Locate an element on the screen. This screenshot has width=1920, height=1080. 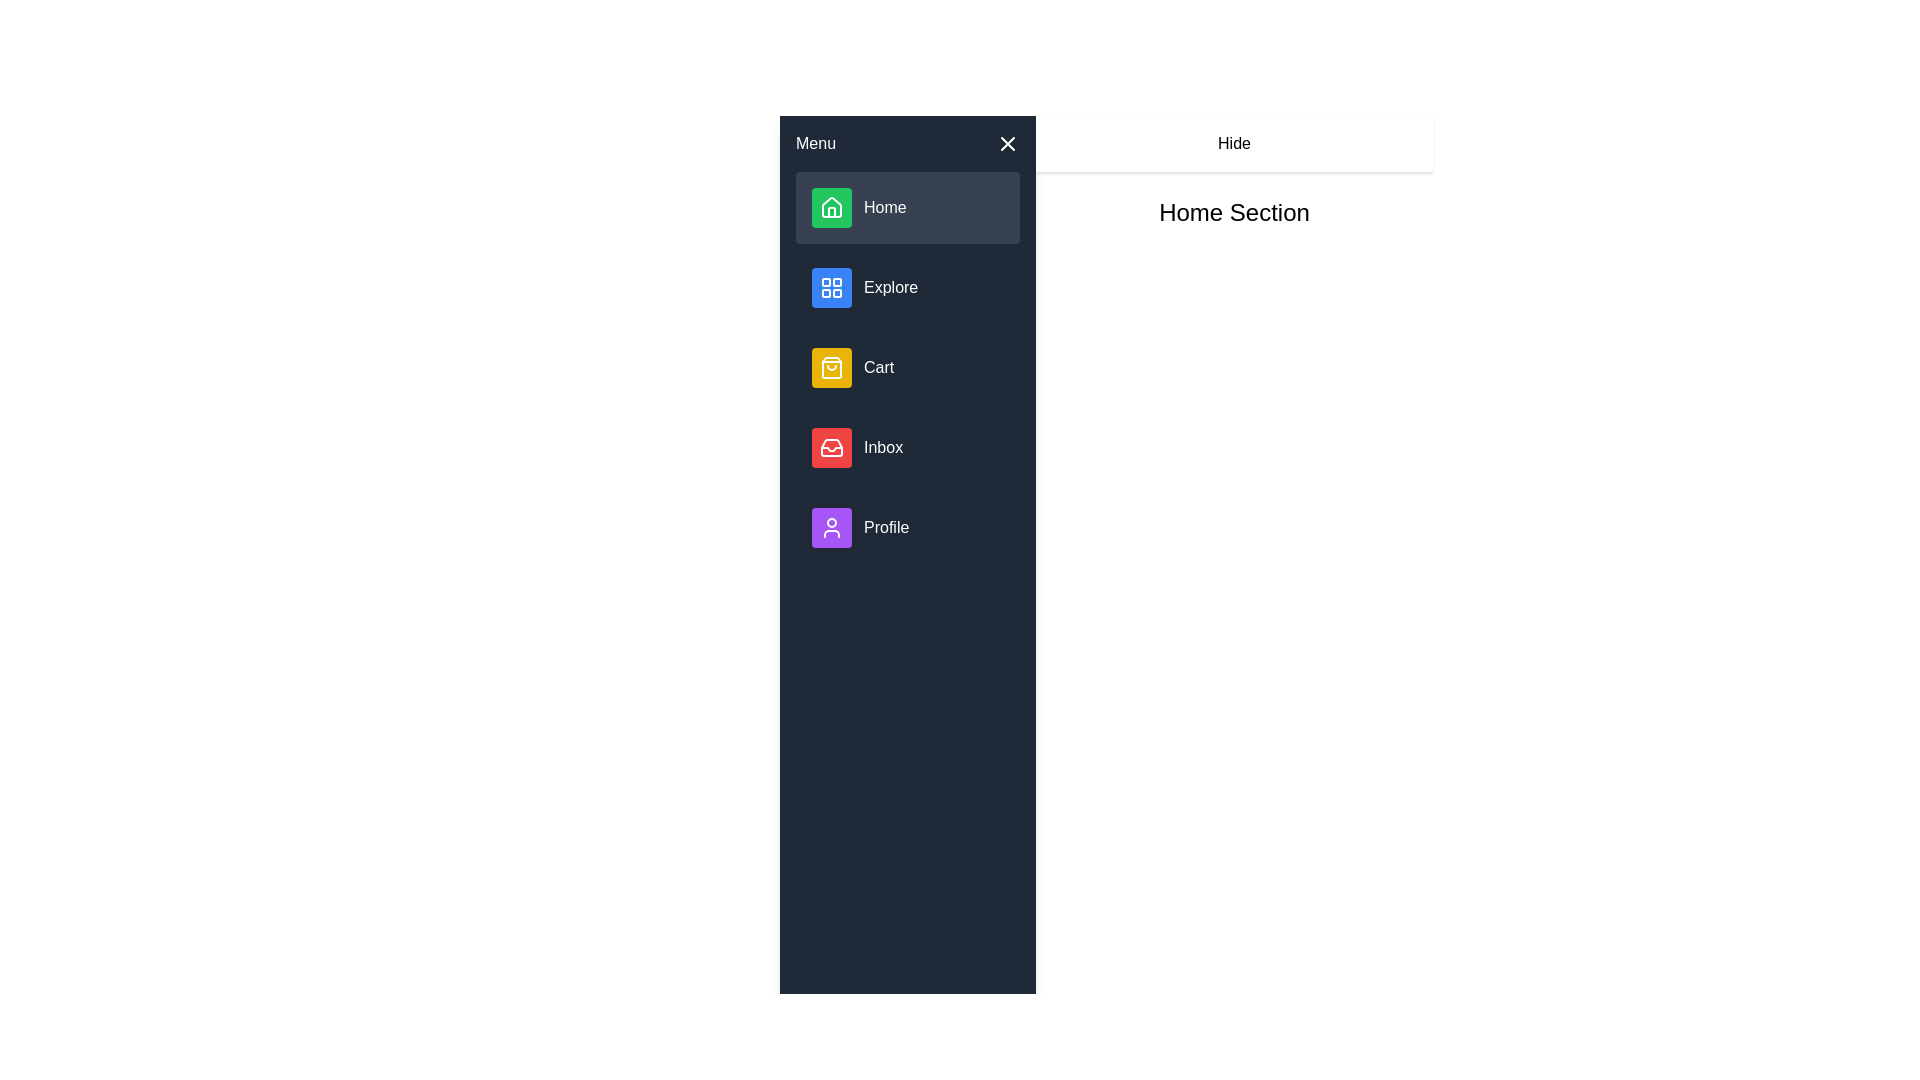
the 'Inbox' button which has a red icon box with a white inbox icon and is the fourth item in the vertical menu list is located at coordinates (906, 446).